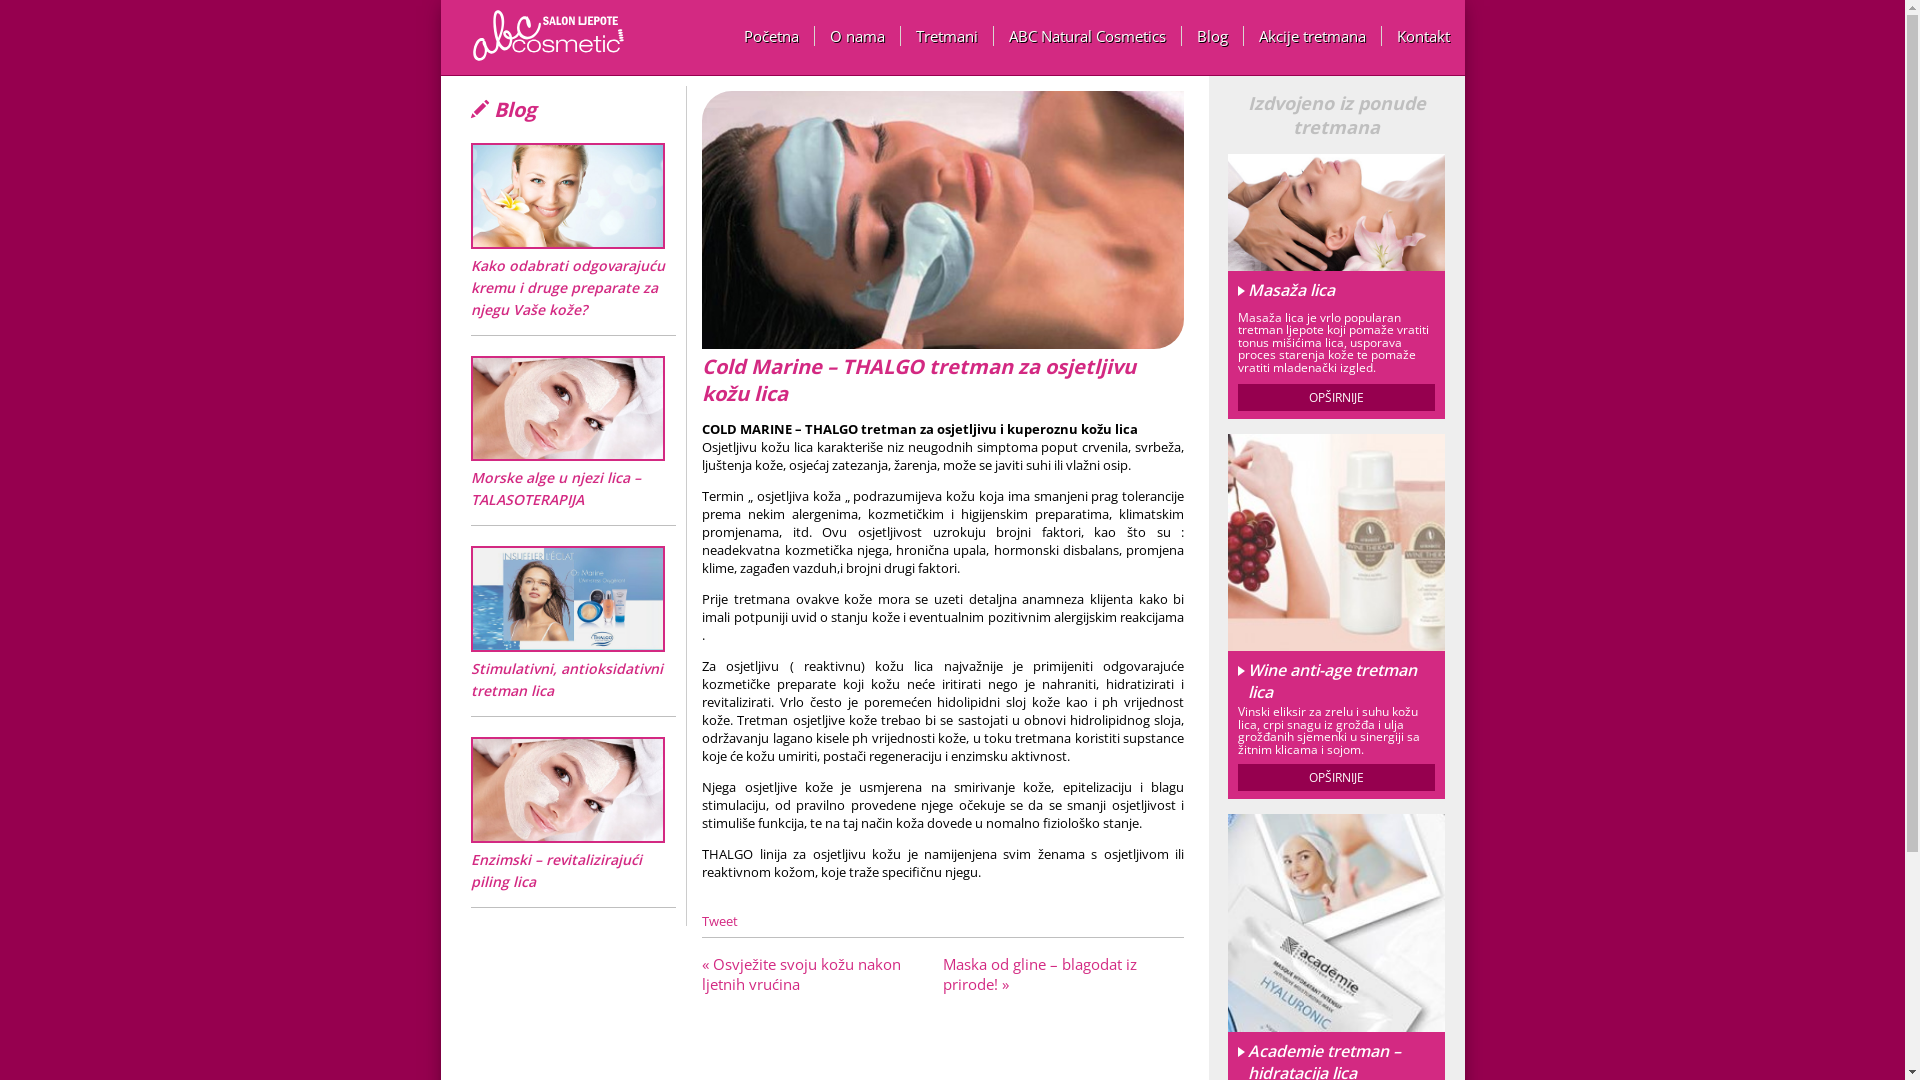 This screenshot has height=1080, width=1920. I want to click on 'Kontakt', so click(1422, 35).